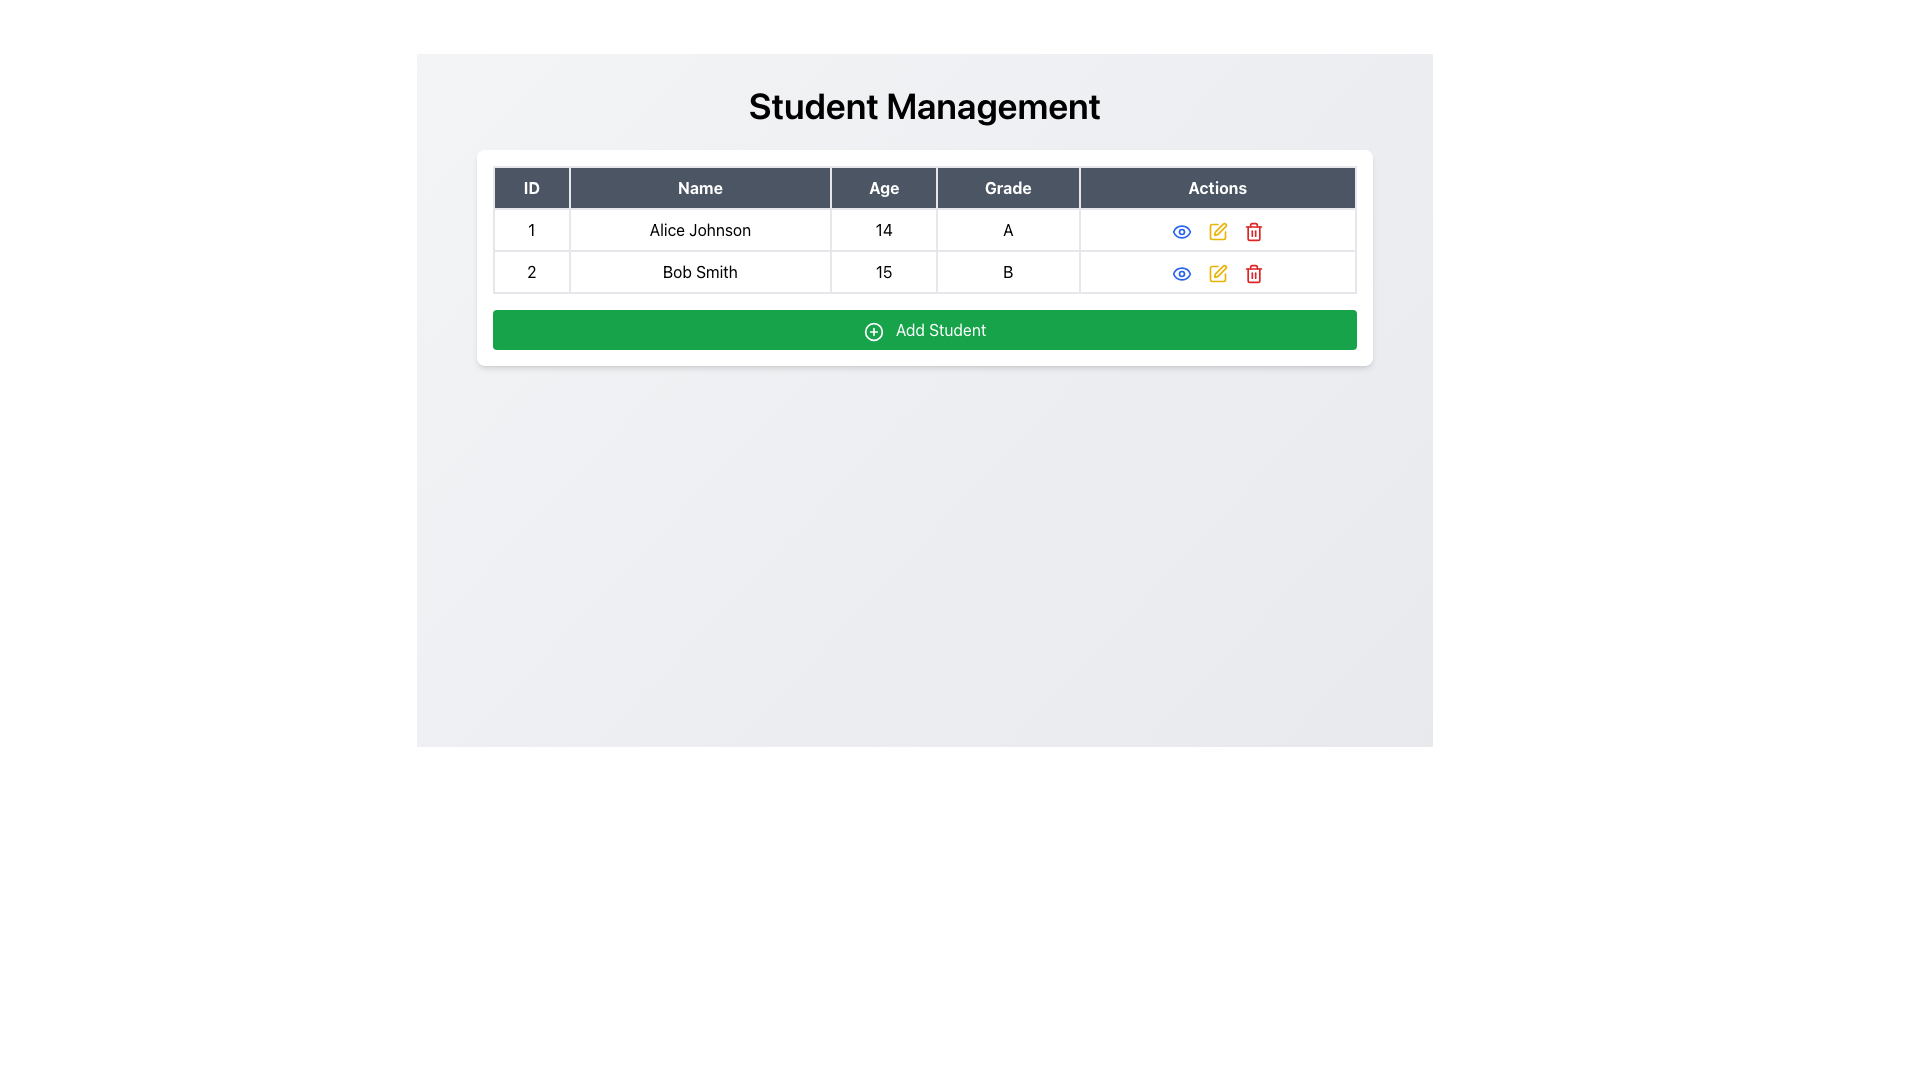 The image size is (1920, 1080). What do you see at coordinates (1219, 228) in the screenshot?
I see `the edit icon button styled with a pen in light yellow color, located inside a square box in the 'Actions' column of the student management table, specifically the second button in the row for 'Alice Johnson'` at bounding box center [1219, 228].